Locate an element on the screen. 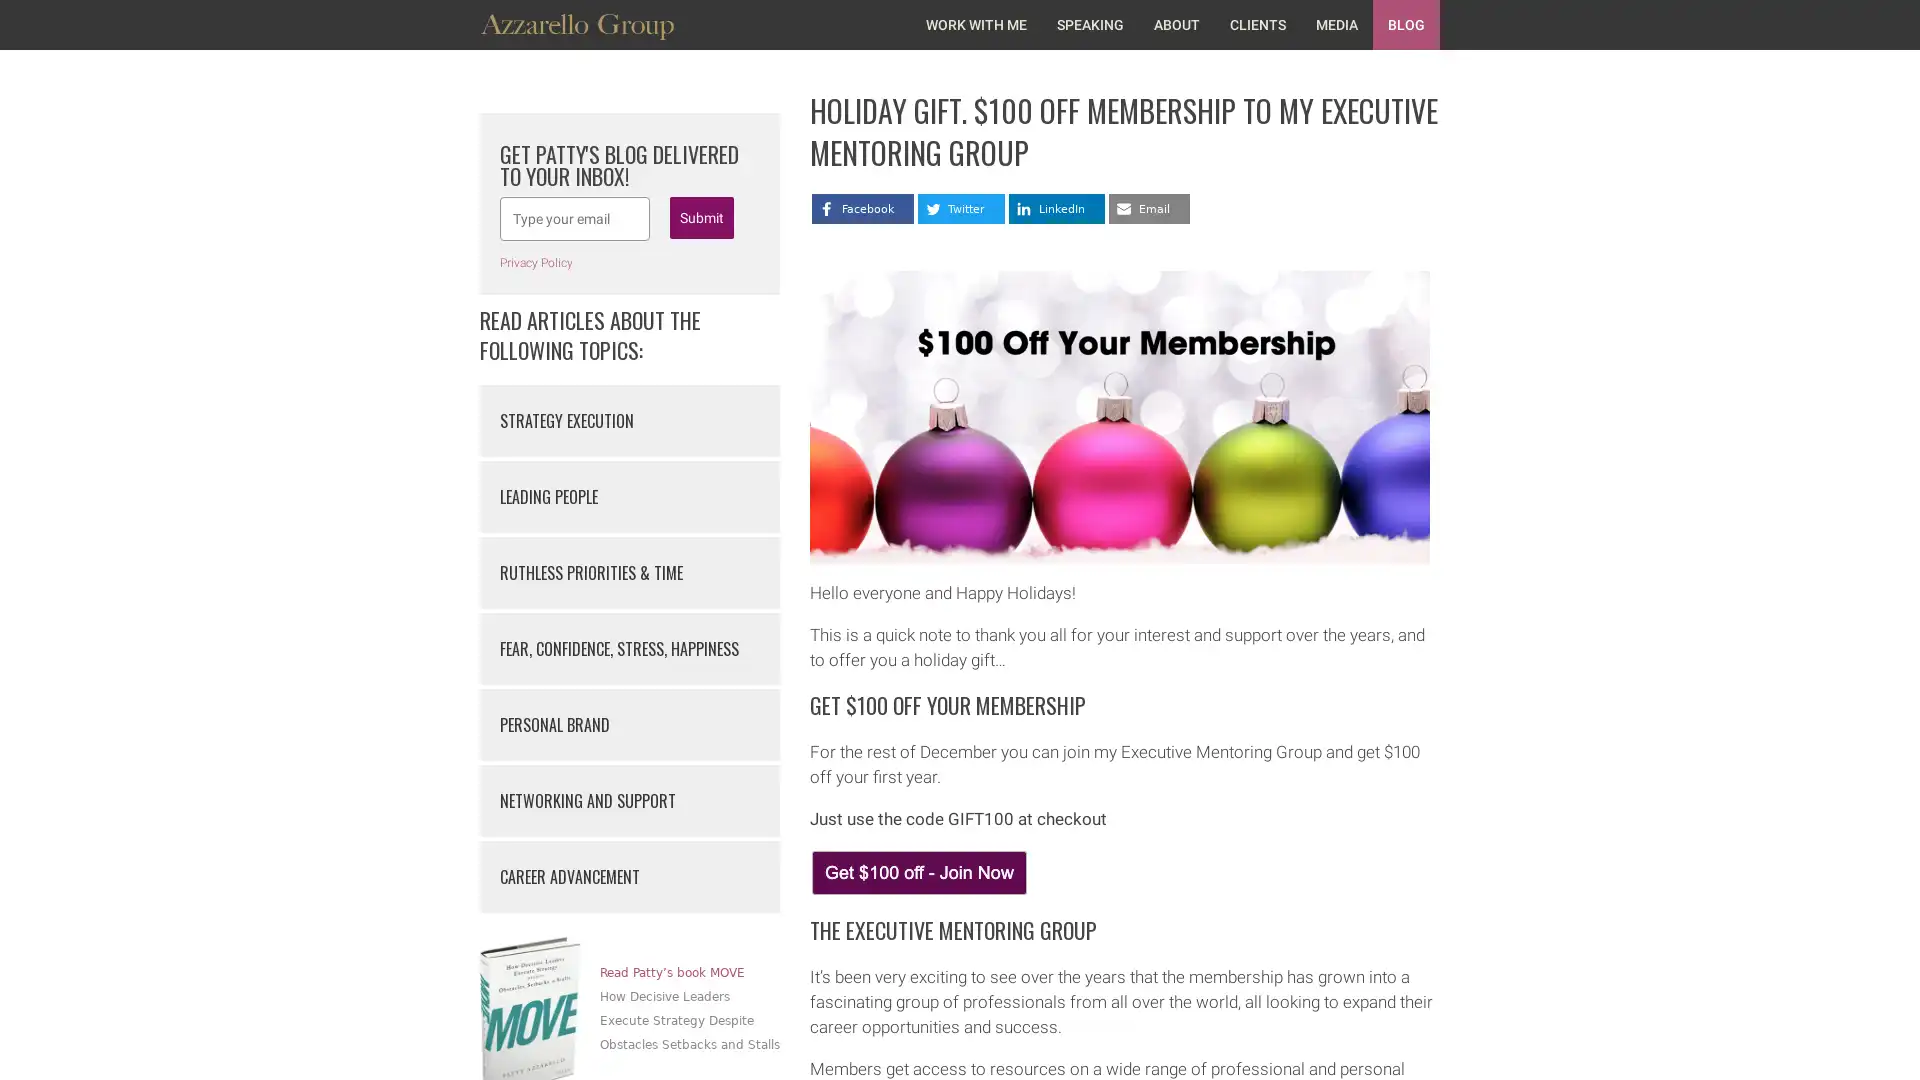 This screenshot has height=1080, width=1920. FEAR, CONFIDENCE, STRESS, HAPPINESS is located at coordinates (628, 648).